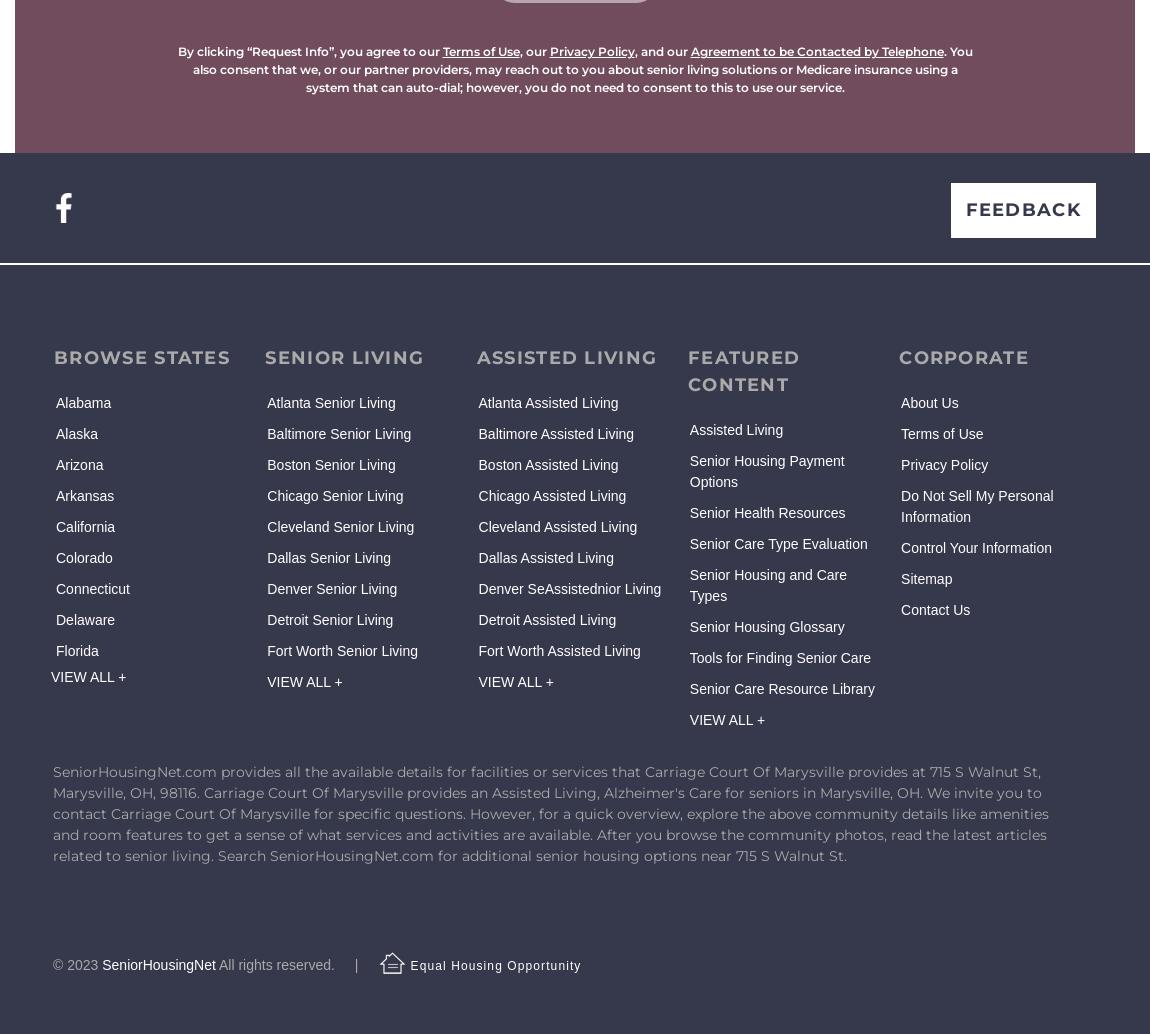  What do you see at coordinates (330, 401) in the screenshot?
I see `'Atlanta Senior Living'` at bounding box center [330, 401].